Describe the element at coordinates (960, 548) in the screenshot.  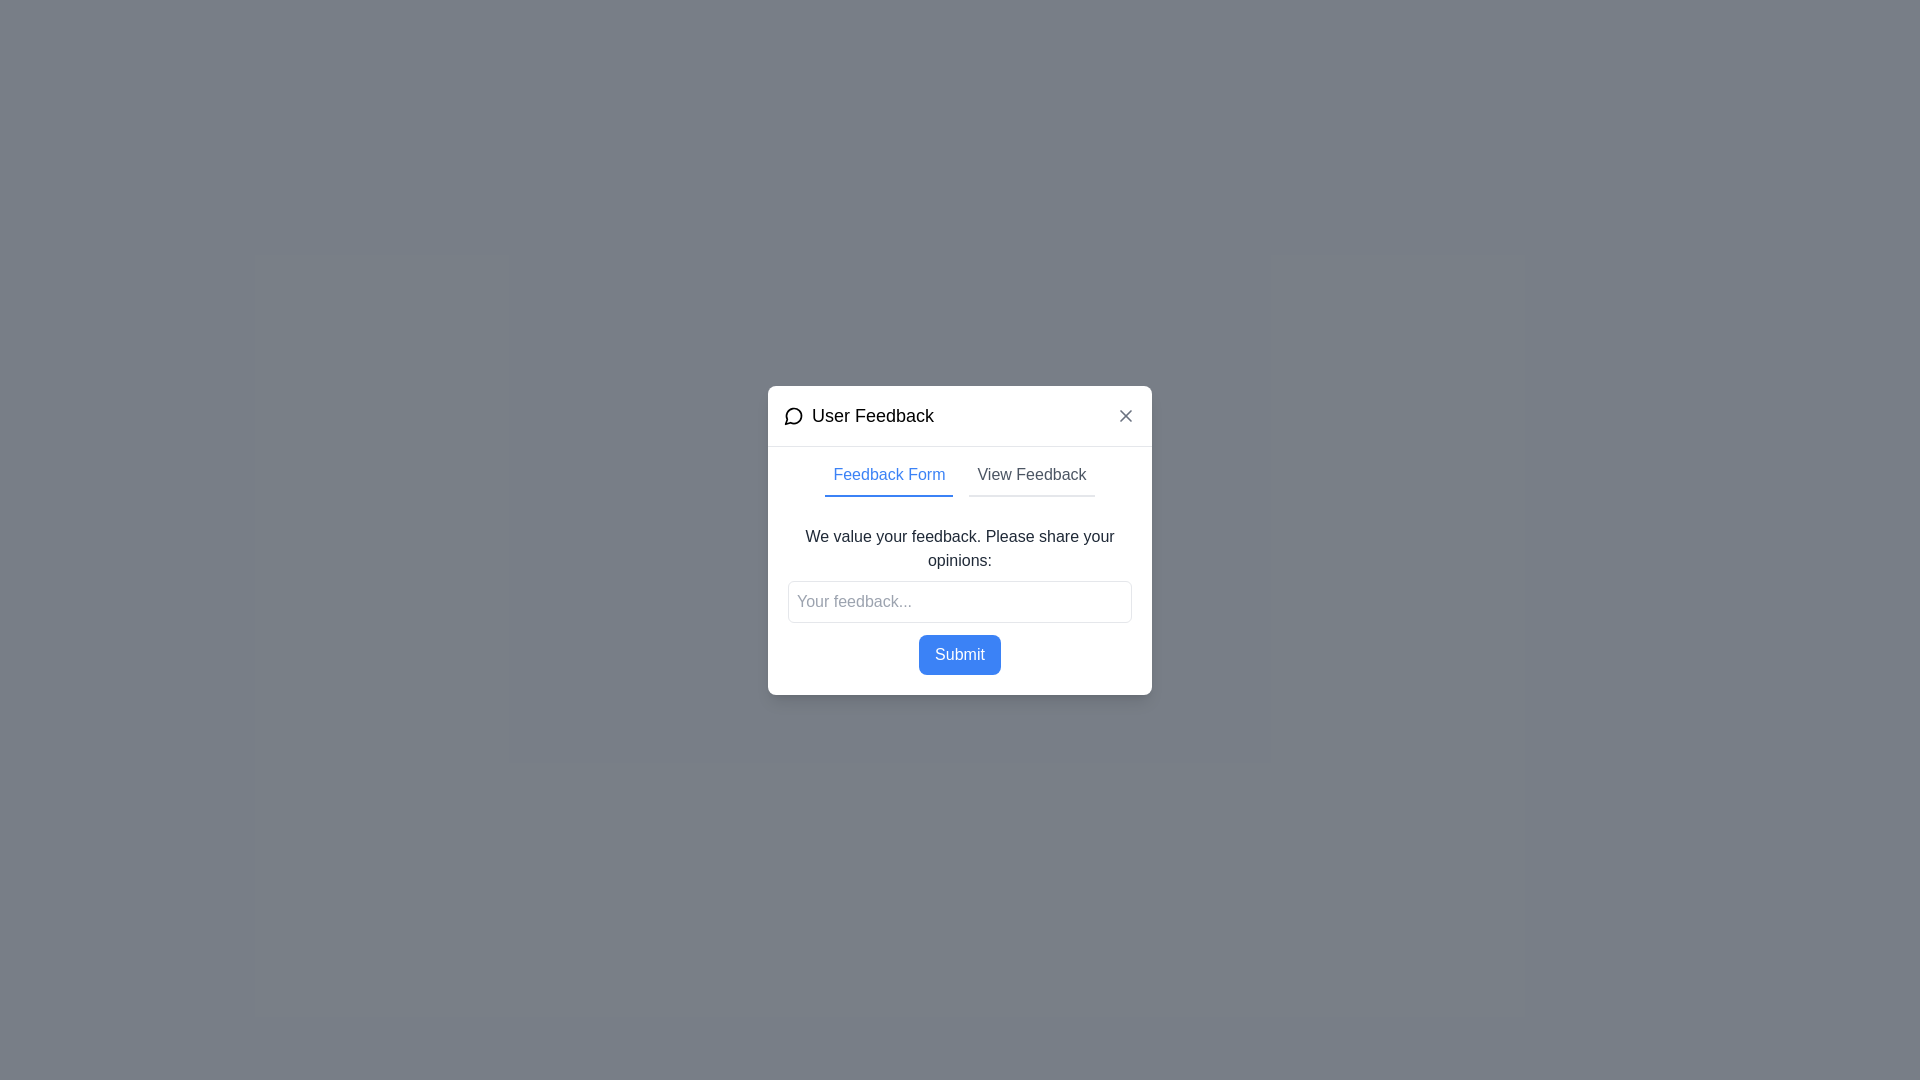
I see `prominently displayed static text block that says 'We value your feedback. Please share your opinions:' which is located in the central modal of the 'User Feedback' dialog box` at that location.